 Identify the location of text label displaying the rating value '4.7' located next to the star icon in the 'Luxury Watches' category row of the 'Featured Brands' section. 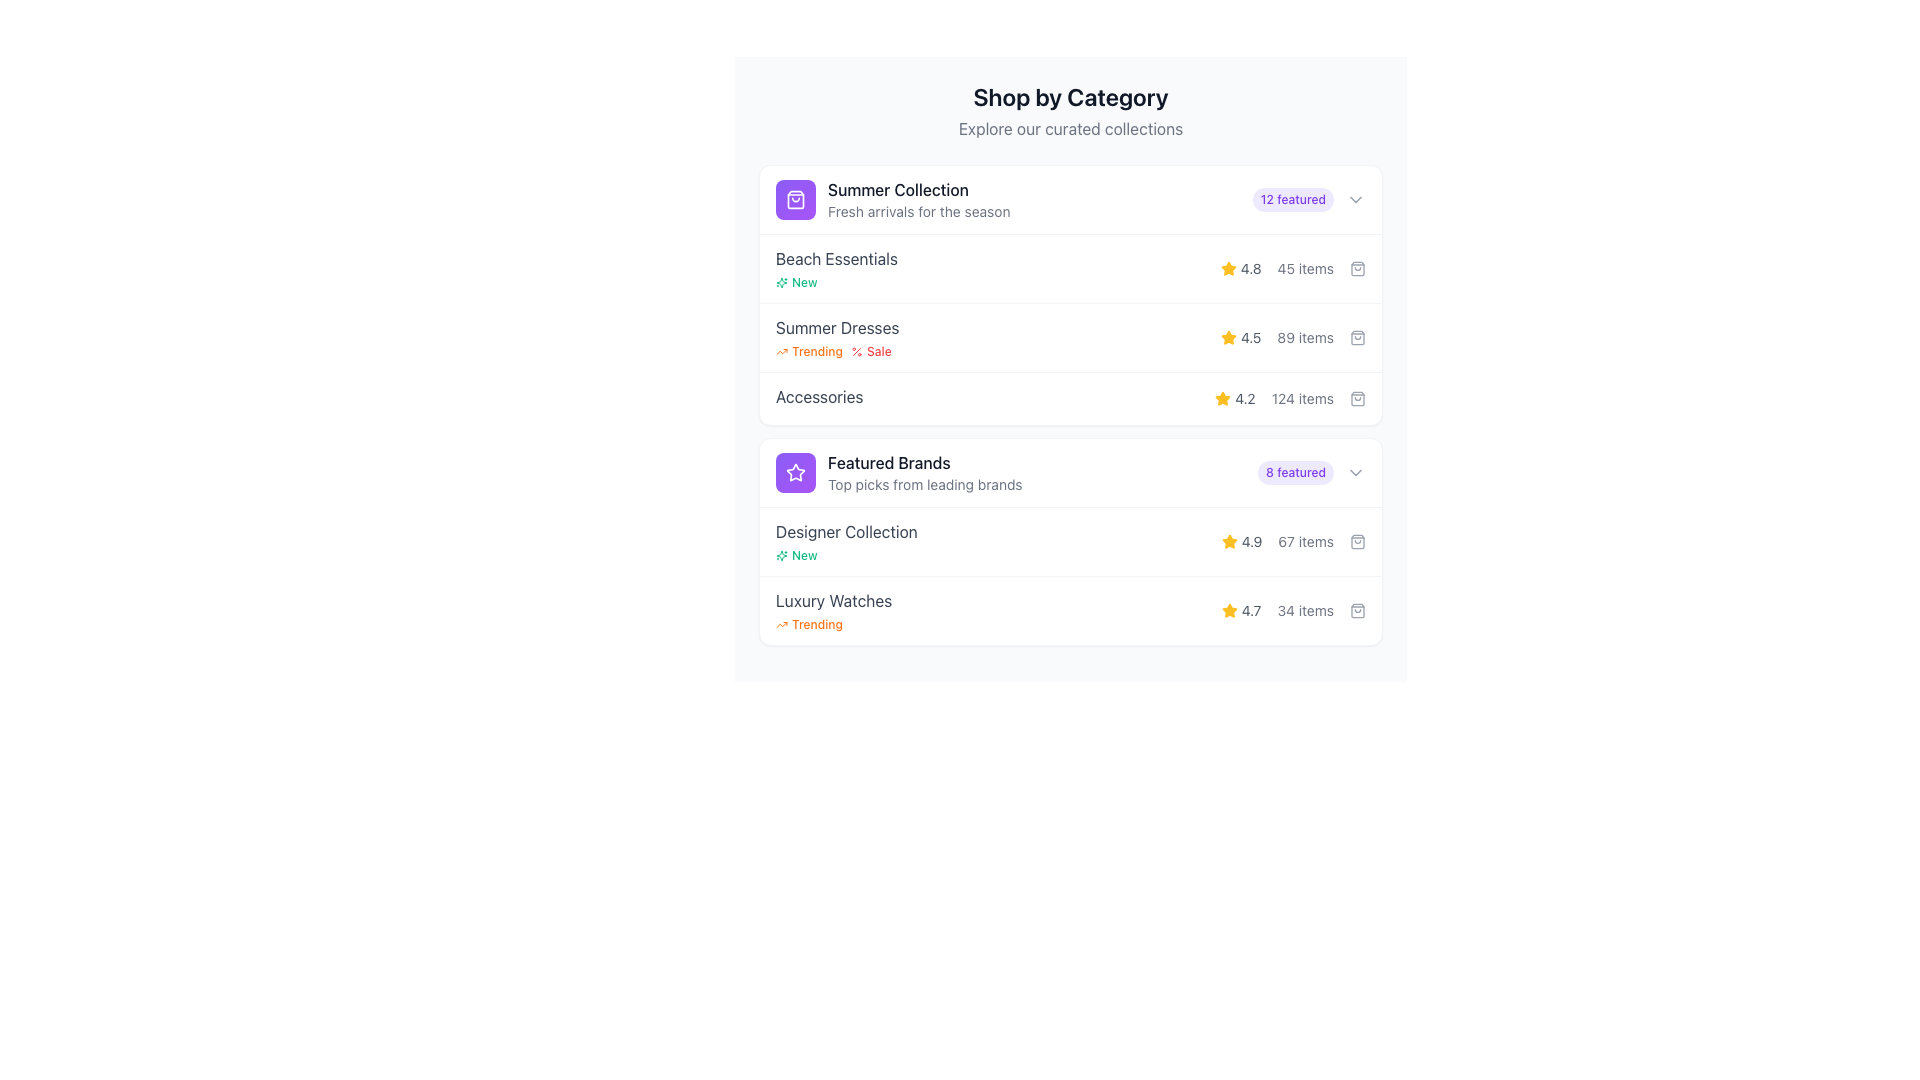
(1240, 609).